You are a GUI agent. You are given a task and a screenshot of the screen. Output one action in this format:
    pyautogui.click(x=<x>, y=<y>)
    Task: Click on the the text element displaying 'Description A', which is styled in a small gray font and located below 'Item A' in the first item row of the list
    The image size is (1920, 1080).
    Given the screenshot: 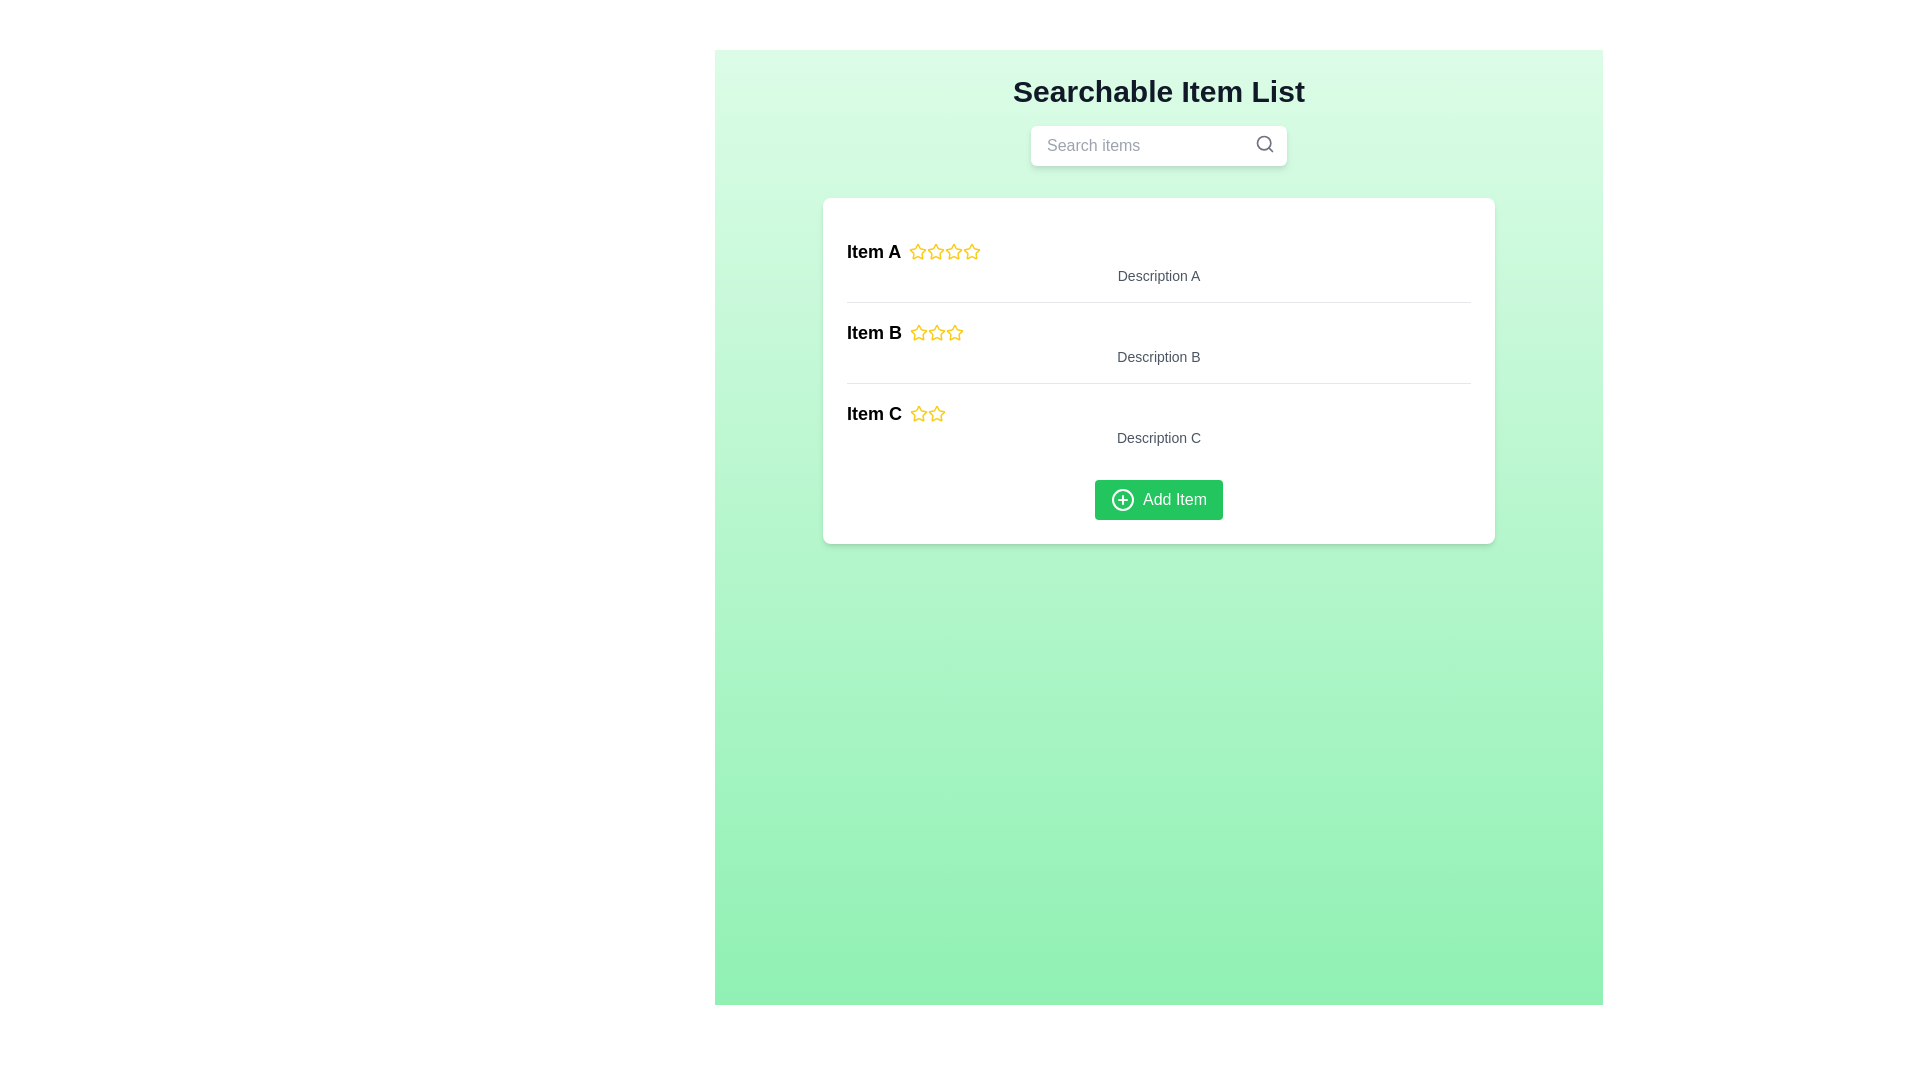 What is the action you would take?
    pyautogui.click(x=1158, y=276)
    